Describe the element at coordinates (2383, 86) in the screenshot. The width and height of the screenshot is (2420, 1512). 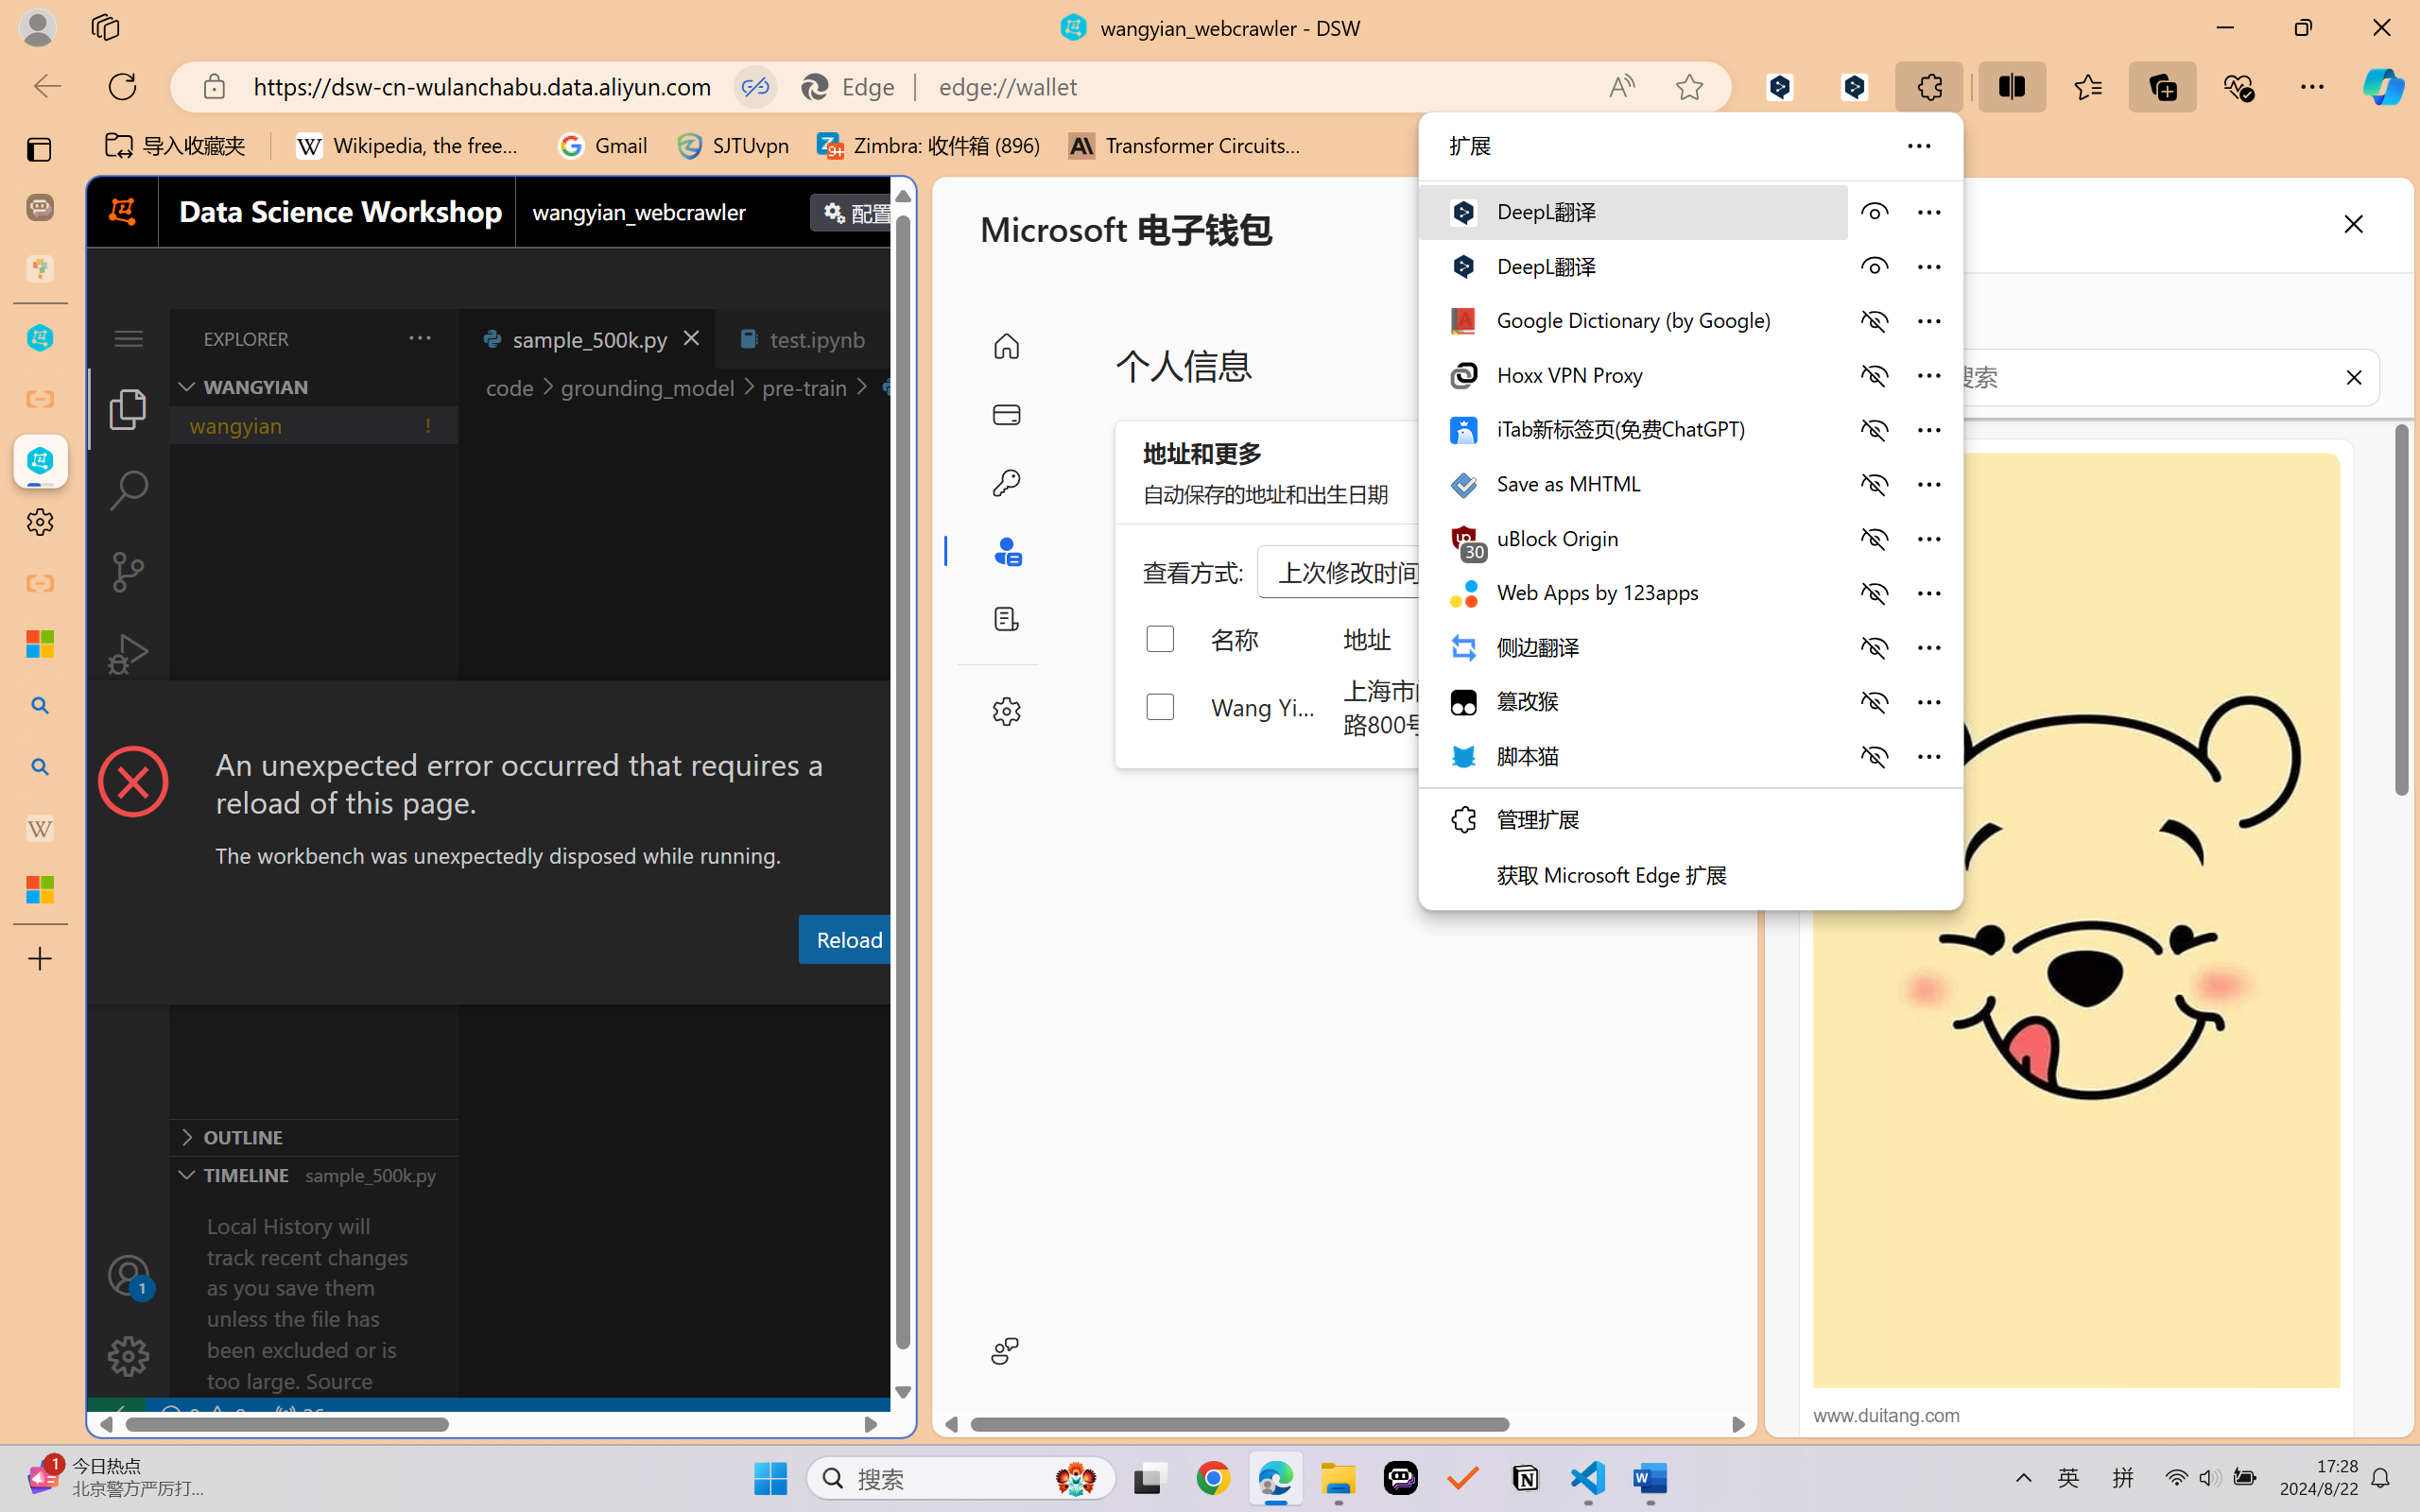
I see `'Copilot (Ctrl+Shift+.)'` at that location.